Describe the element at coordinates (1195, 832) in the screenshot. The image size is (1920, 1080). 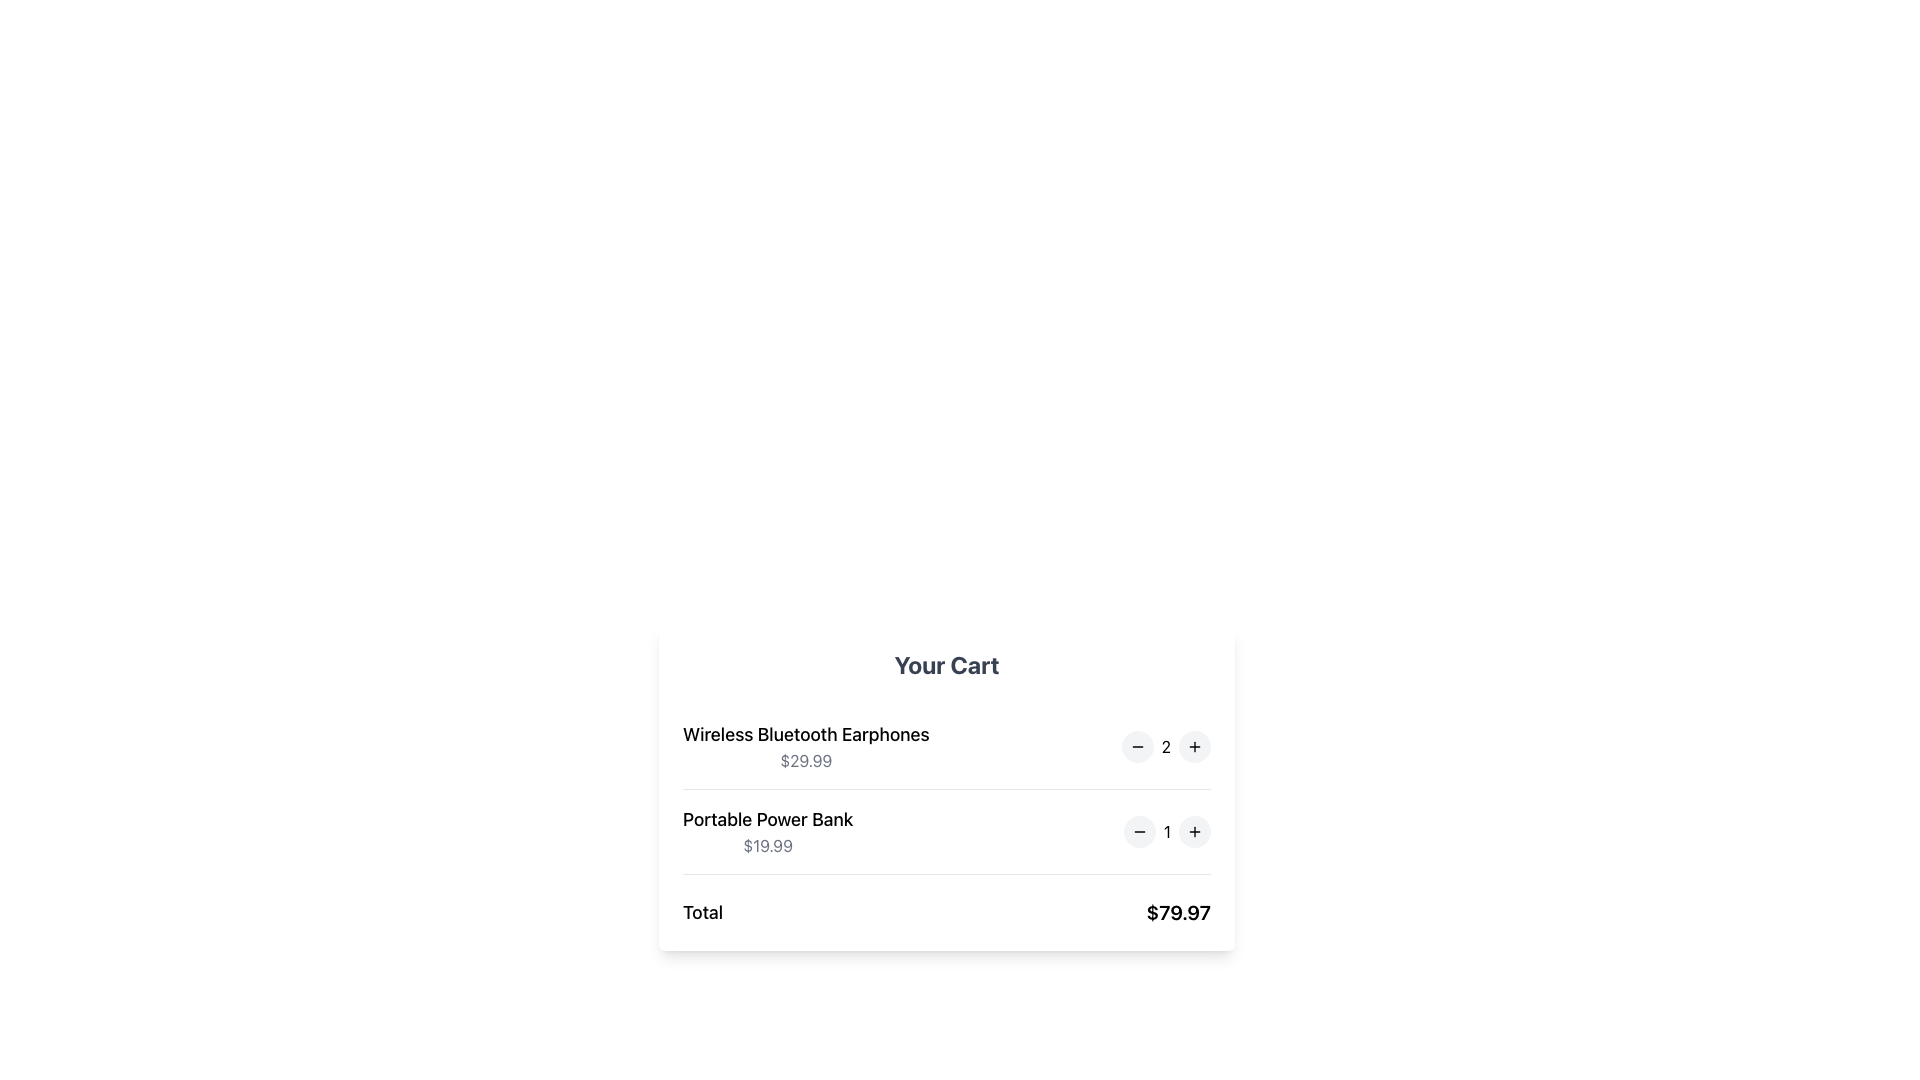
I see `the 'add' icon button located within a circular light gray background to increment the quantity of the 'Portable Power Bank' in the shopping cart` at that location.